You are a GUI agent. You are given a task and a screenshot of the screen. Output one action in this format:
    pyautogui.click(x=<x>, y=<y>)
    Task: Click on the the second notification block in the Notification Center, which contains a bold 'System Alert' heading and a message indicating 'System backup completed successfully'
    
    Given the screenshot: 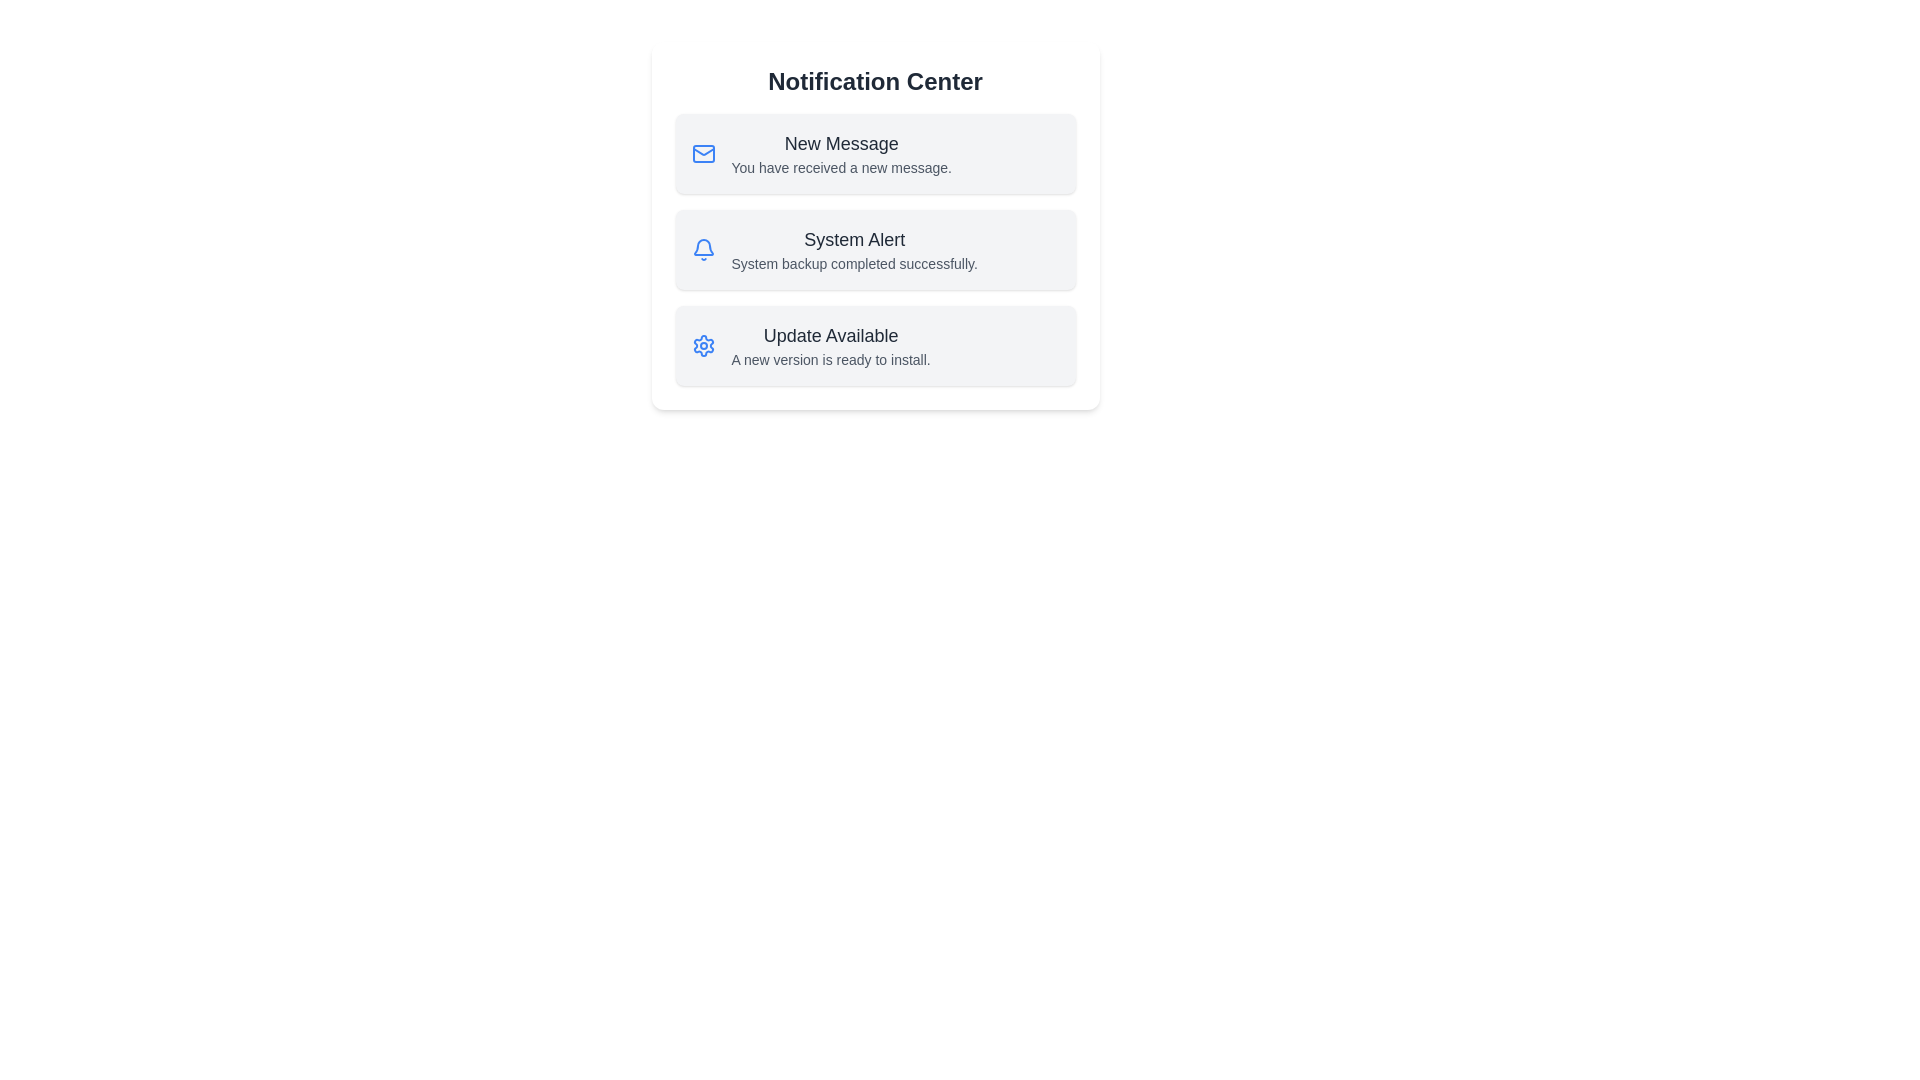 What is the action you would take?
    pyautogui.click(x=875, y=225)
    